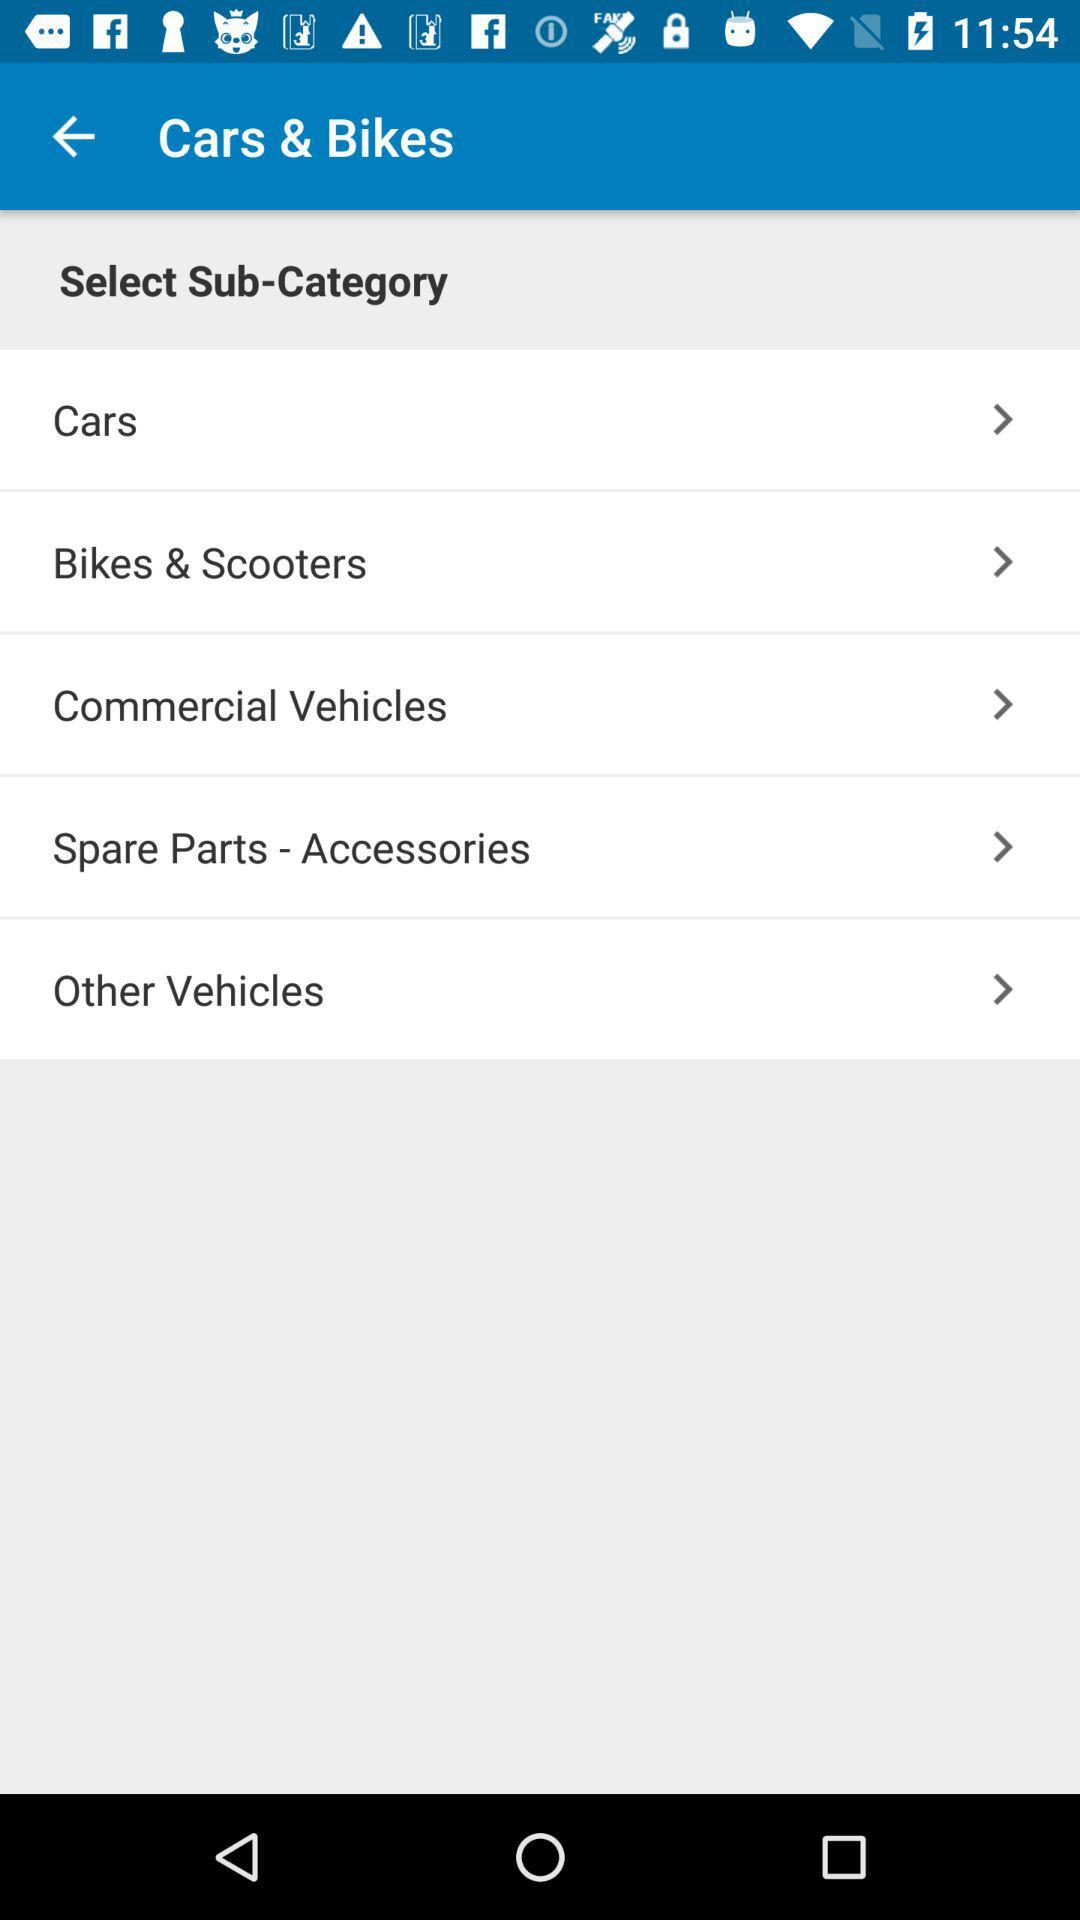  I want to click on icon above select sub-category icon, so click(72, 135).